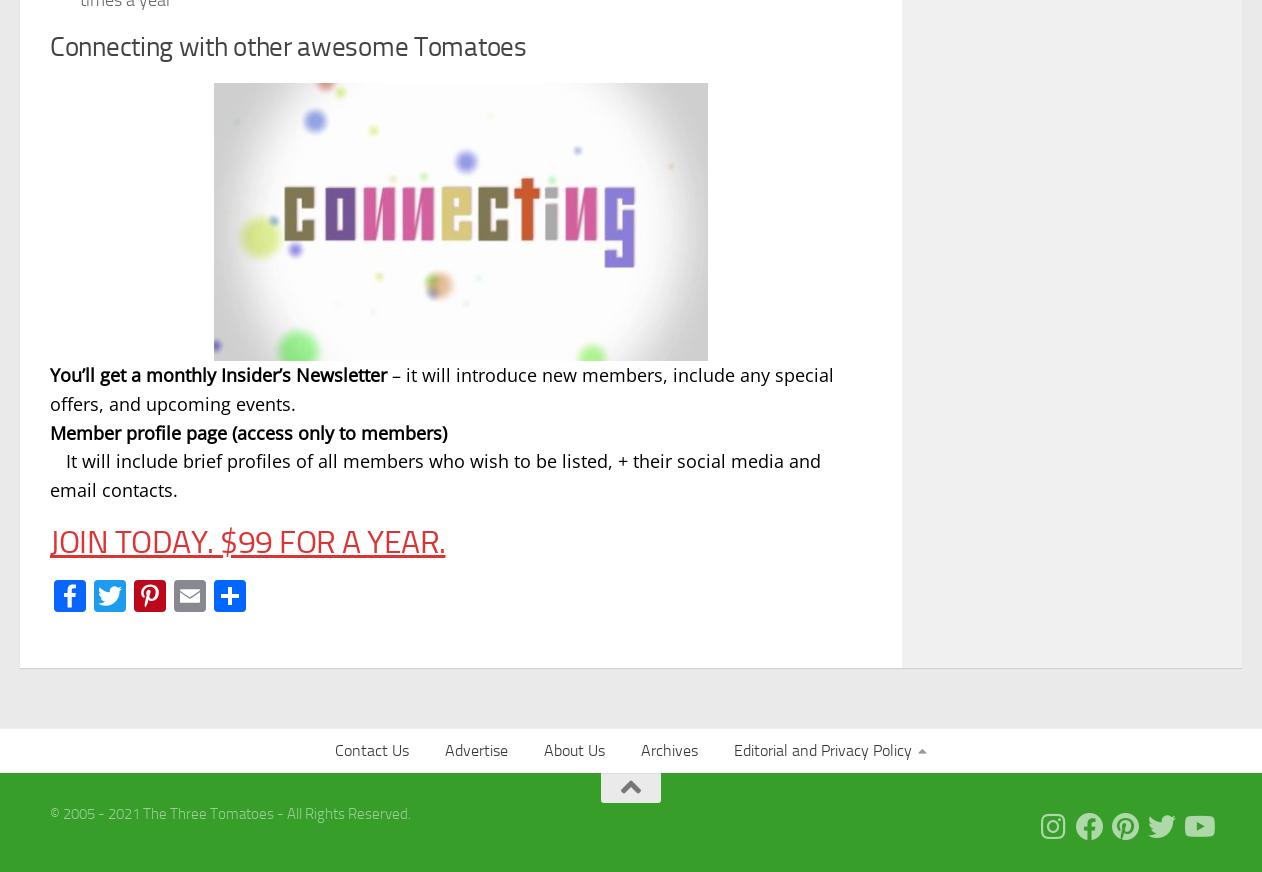  Describe the element at coordinates (668, 748) in the screenshot. I see `'Archives'` at that location.